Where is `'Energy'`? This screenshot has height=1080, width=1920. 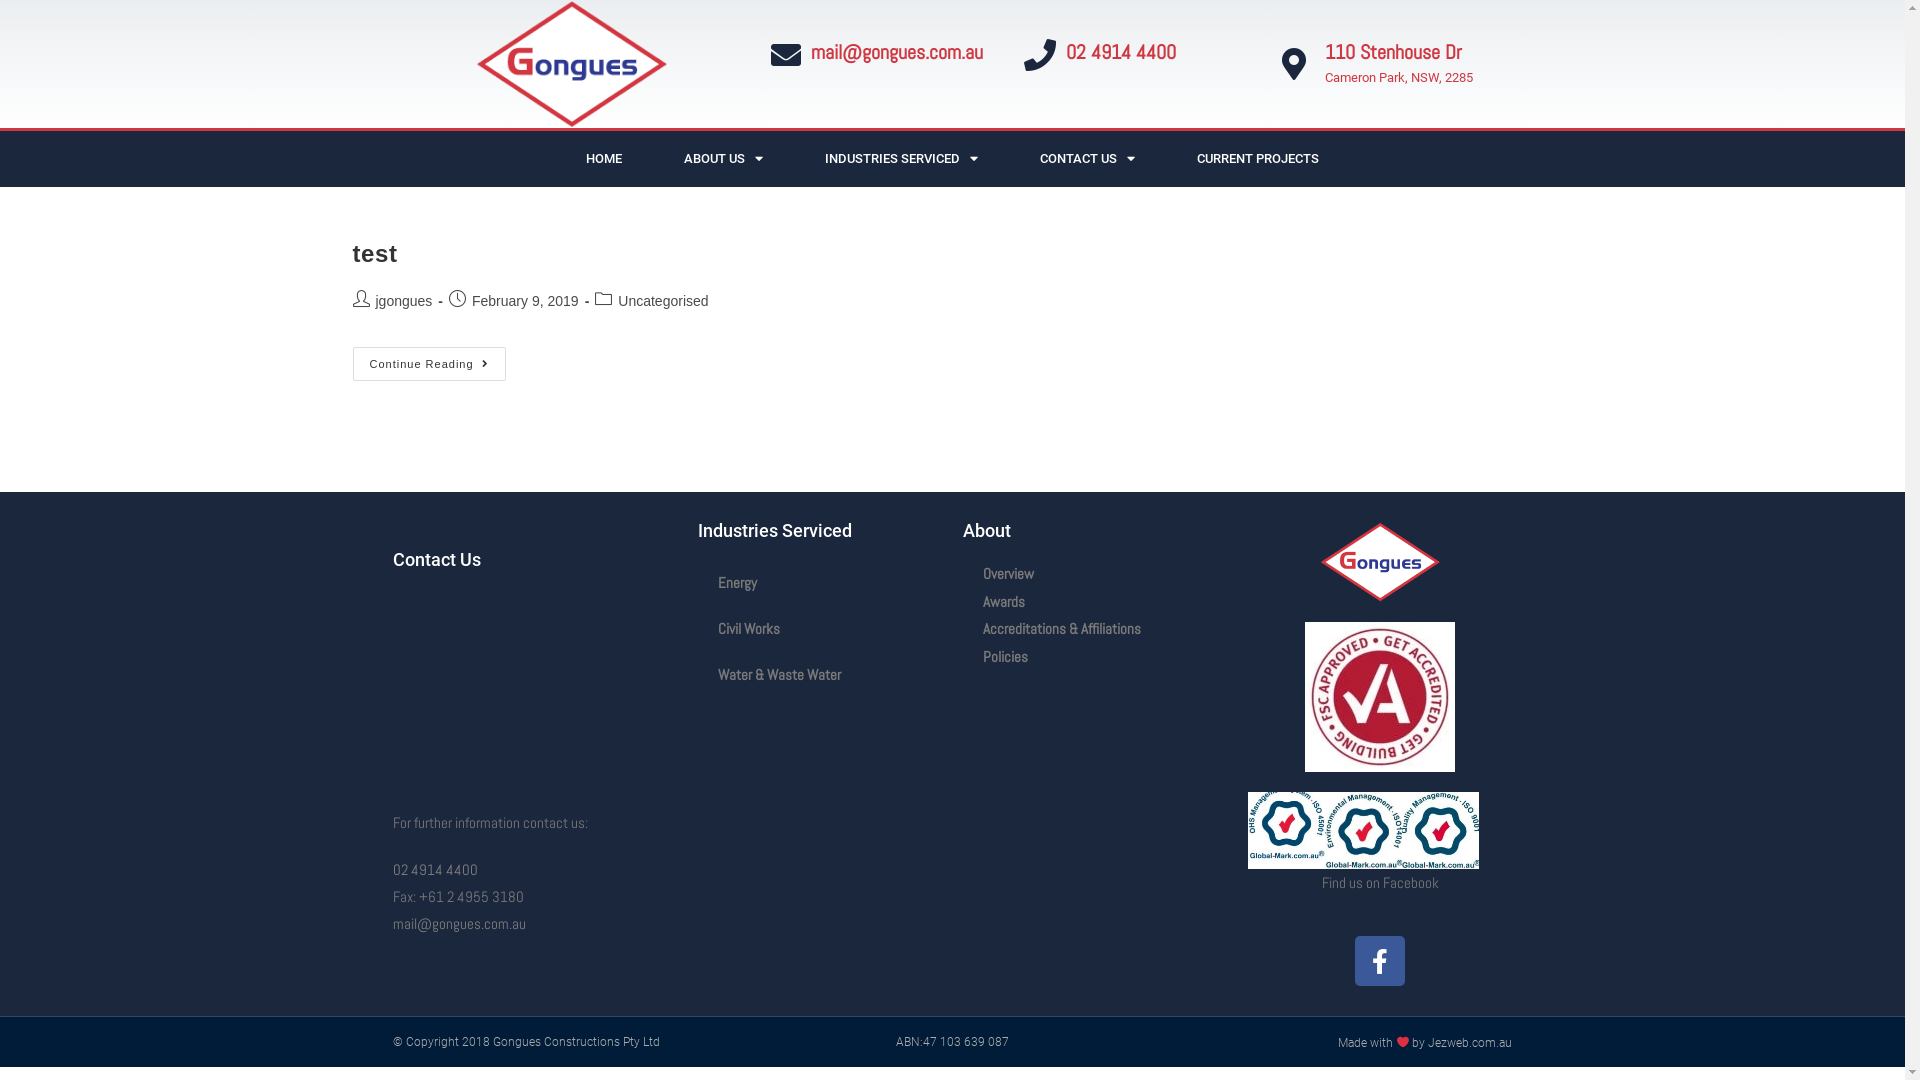 'Energy' is located at coordinates (820, 582).